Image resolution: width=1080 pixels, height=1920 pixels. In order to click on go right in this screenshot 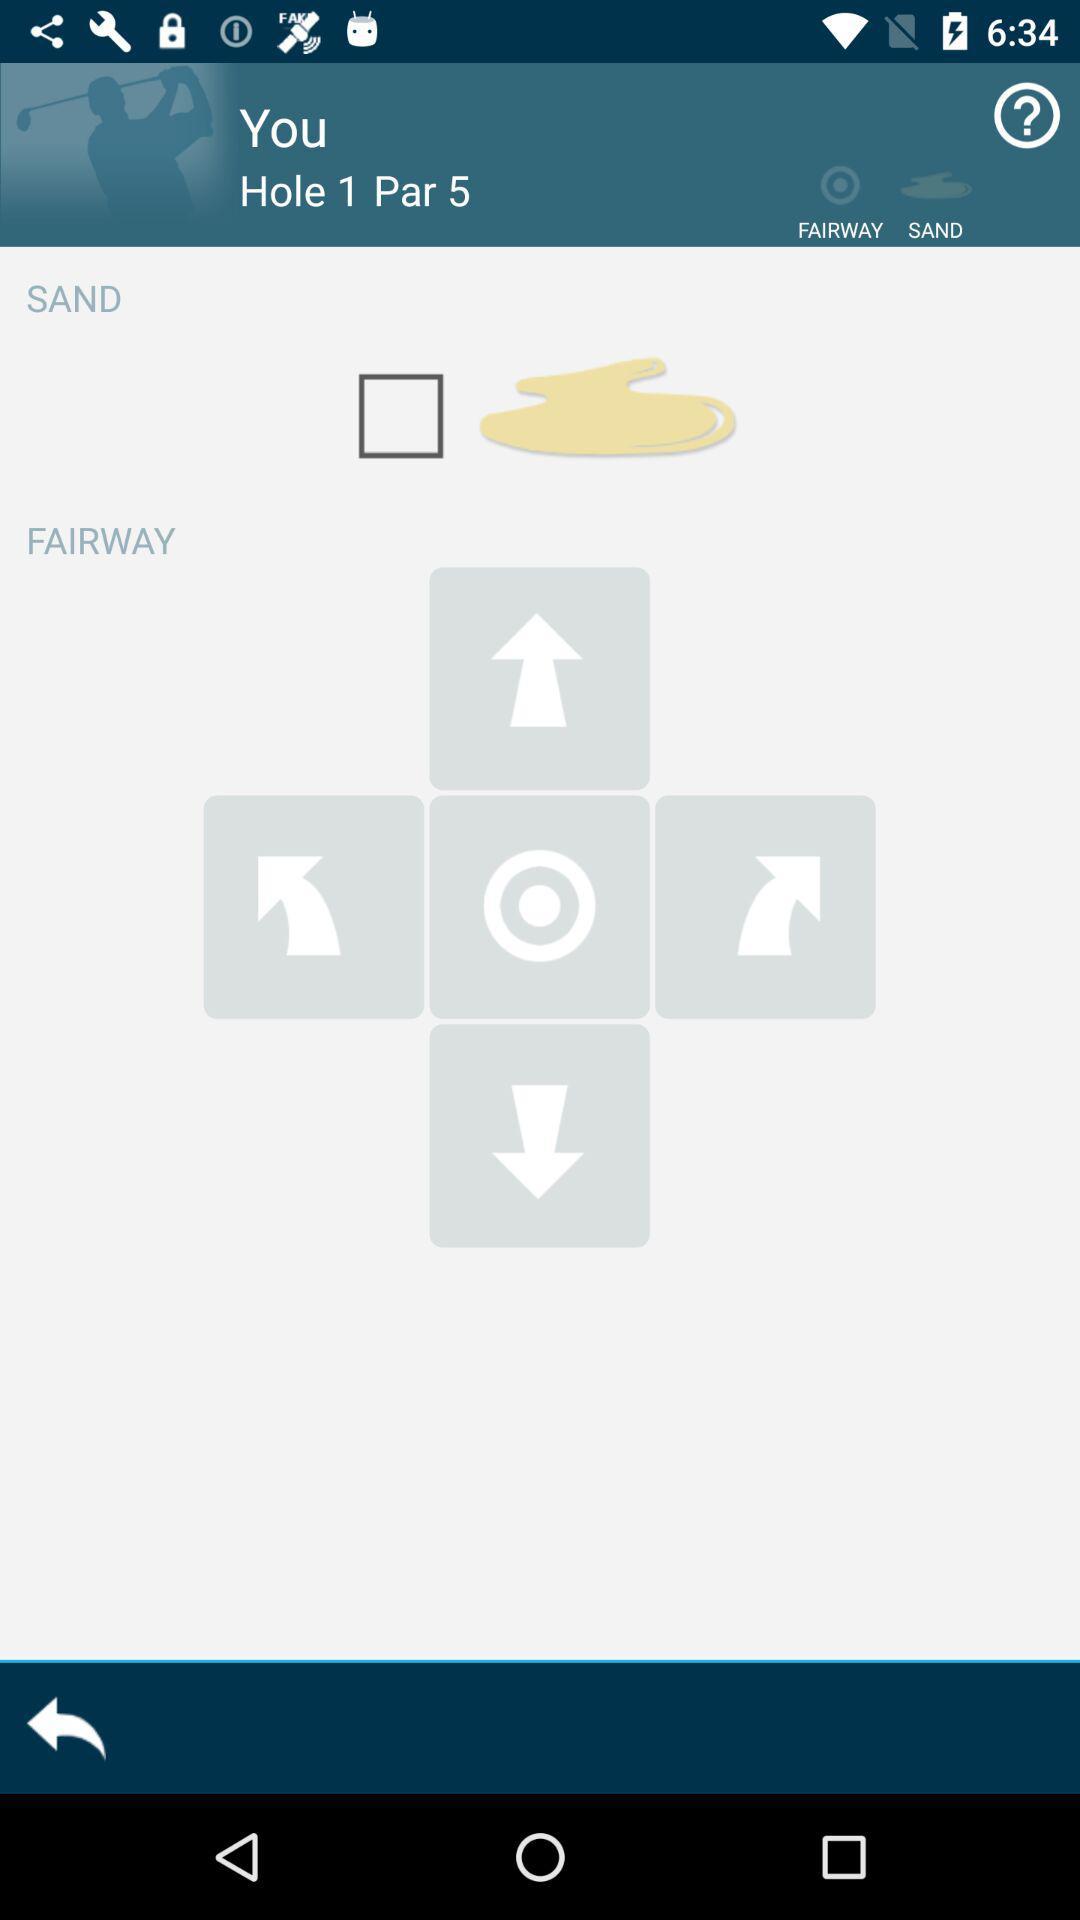, I will do `click(765, 906)`.